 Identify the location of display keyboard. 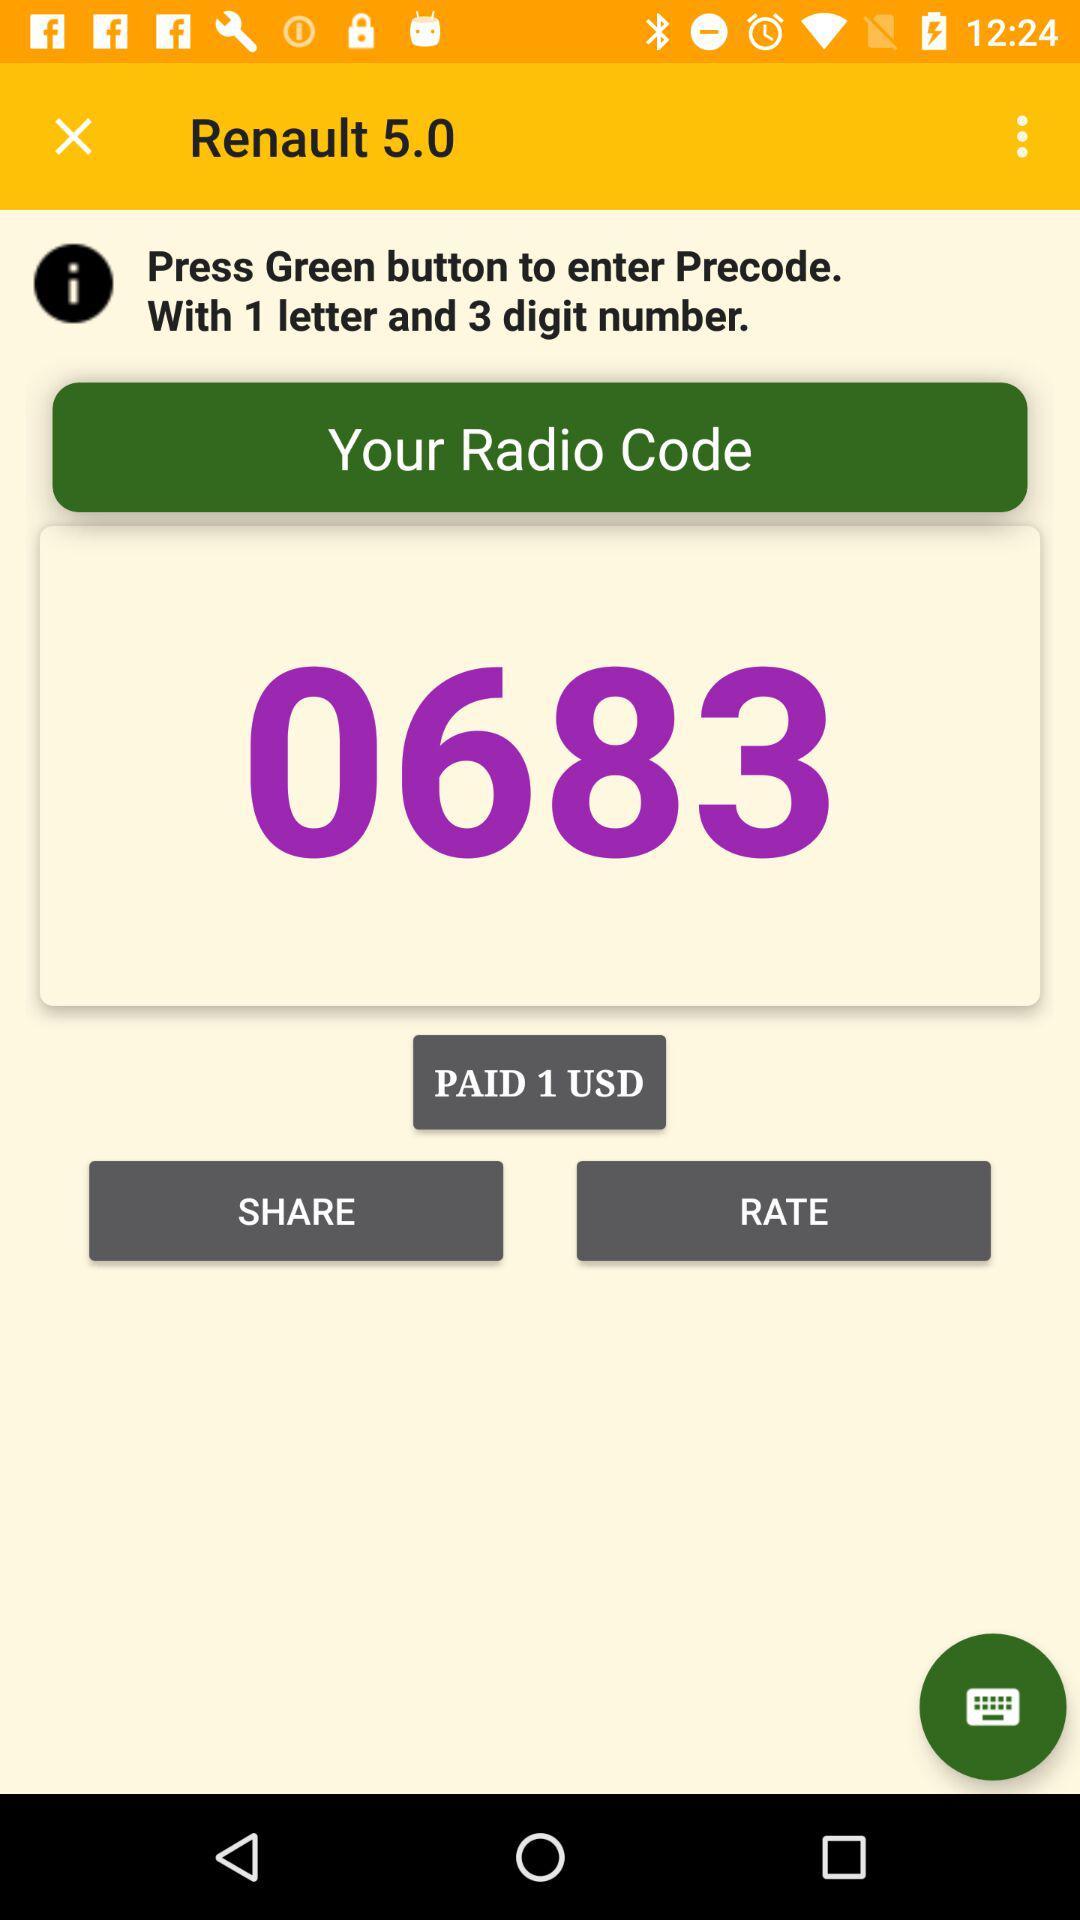
(992, 1706).